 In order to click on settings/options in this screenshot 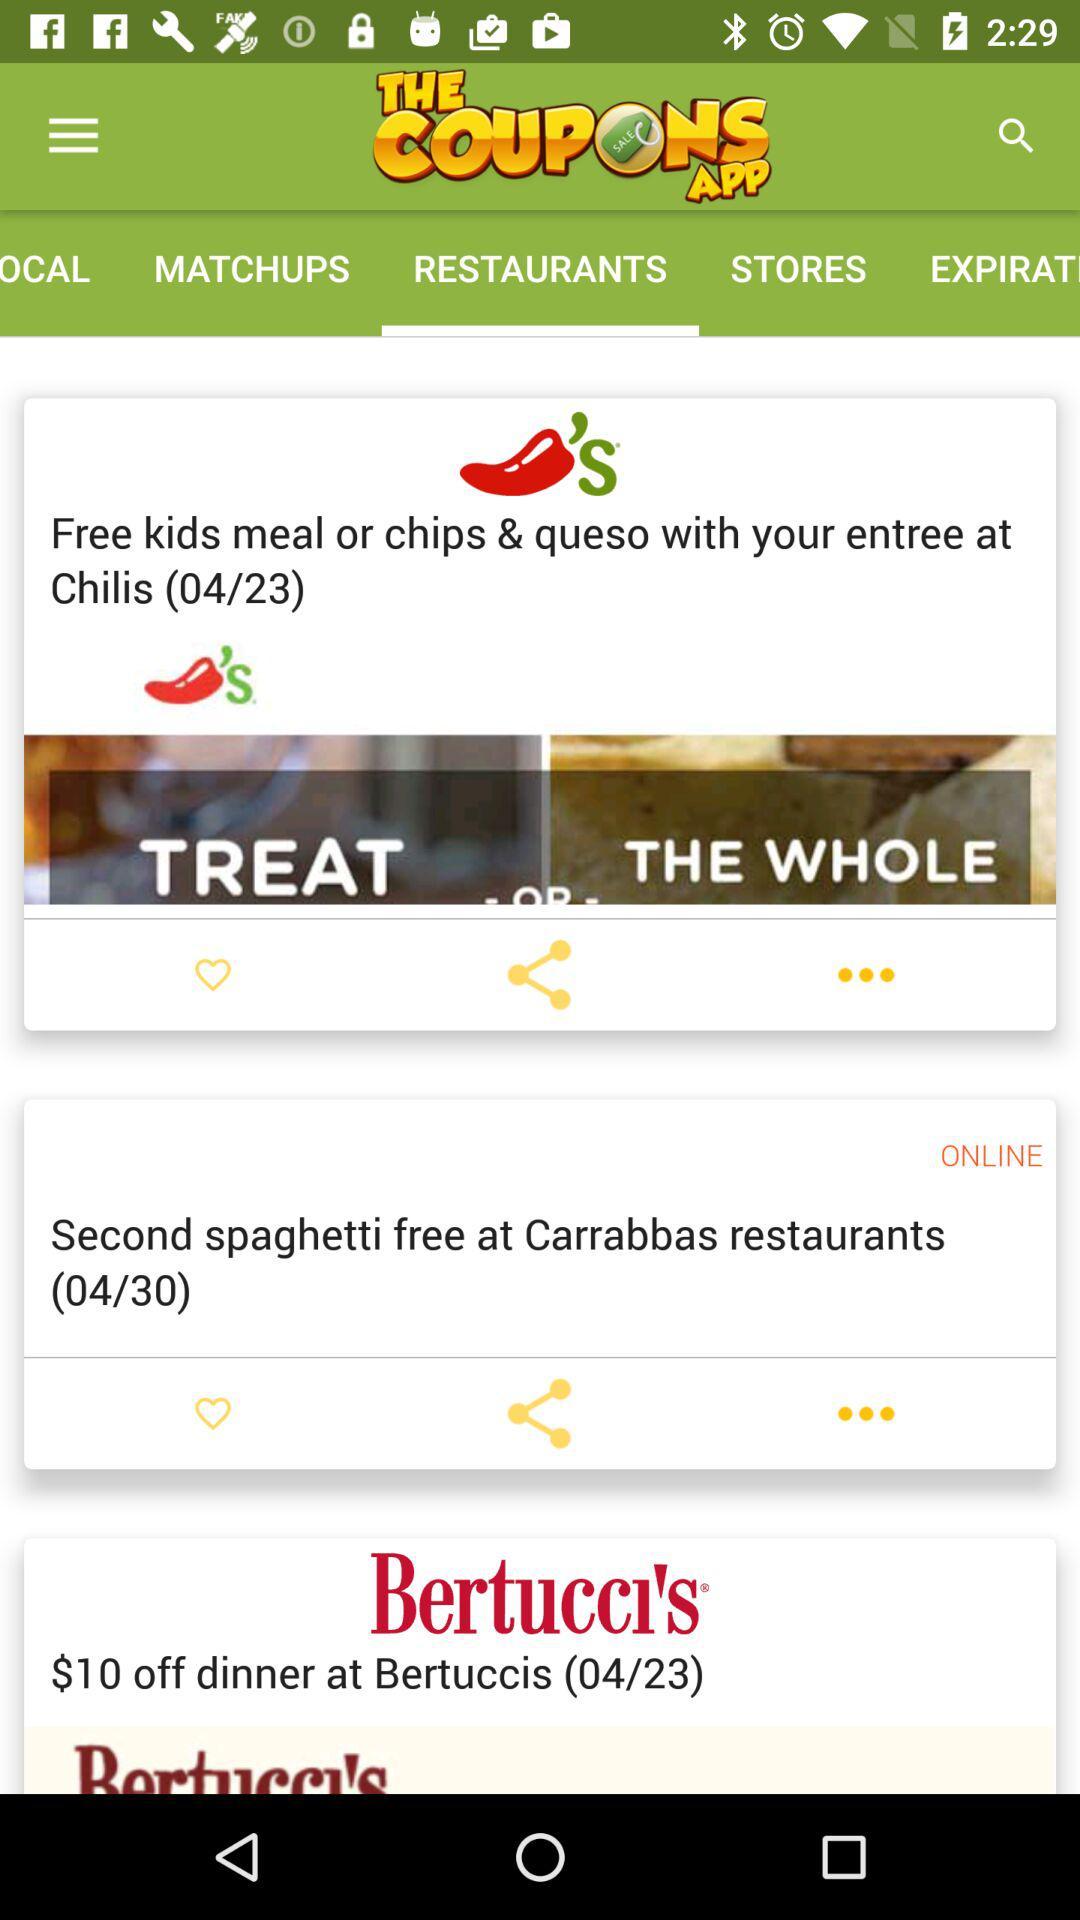, I will do `click(865, 1412)`.